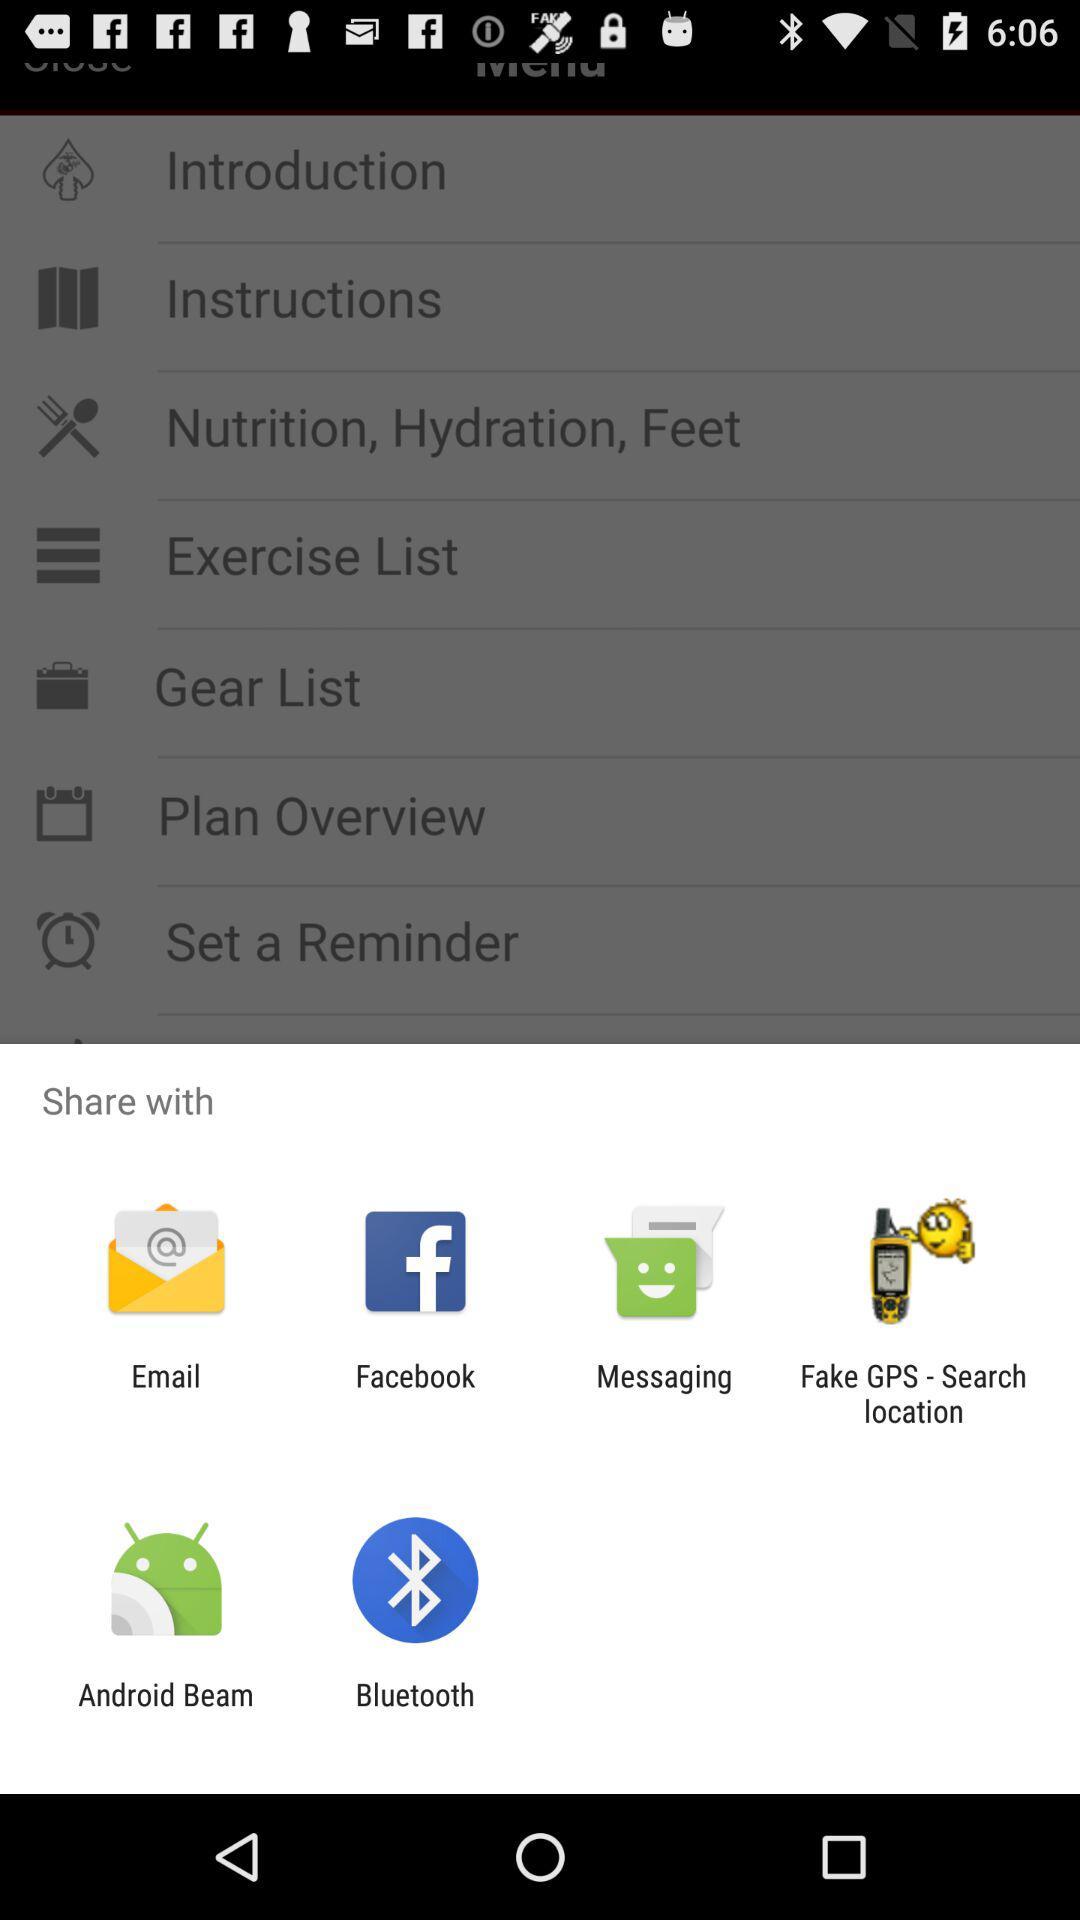 This screenshot has width=1080, height=1920. Describe the element at coordinates (414, 1392) in the screenshot. I see `the app to the left of messaging app` at that location.